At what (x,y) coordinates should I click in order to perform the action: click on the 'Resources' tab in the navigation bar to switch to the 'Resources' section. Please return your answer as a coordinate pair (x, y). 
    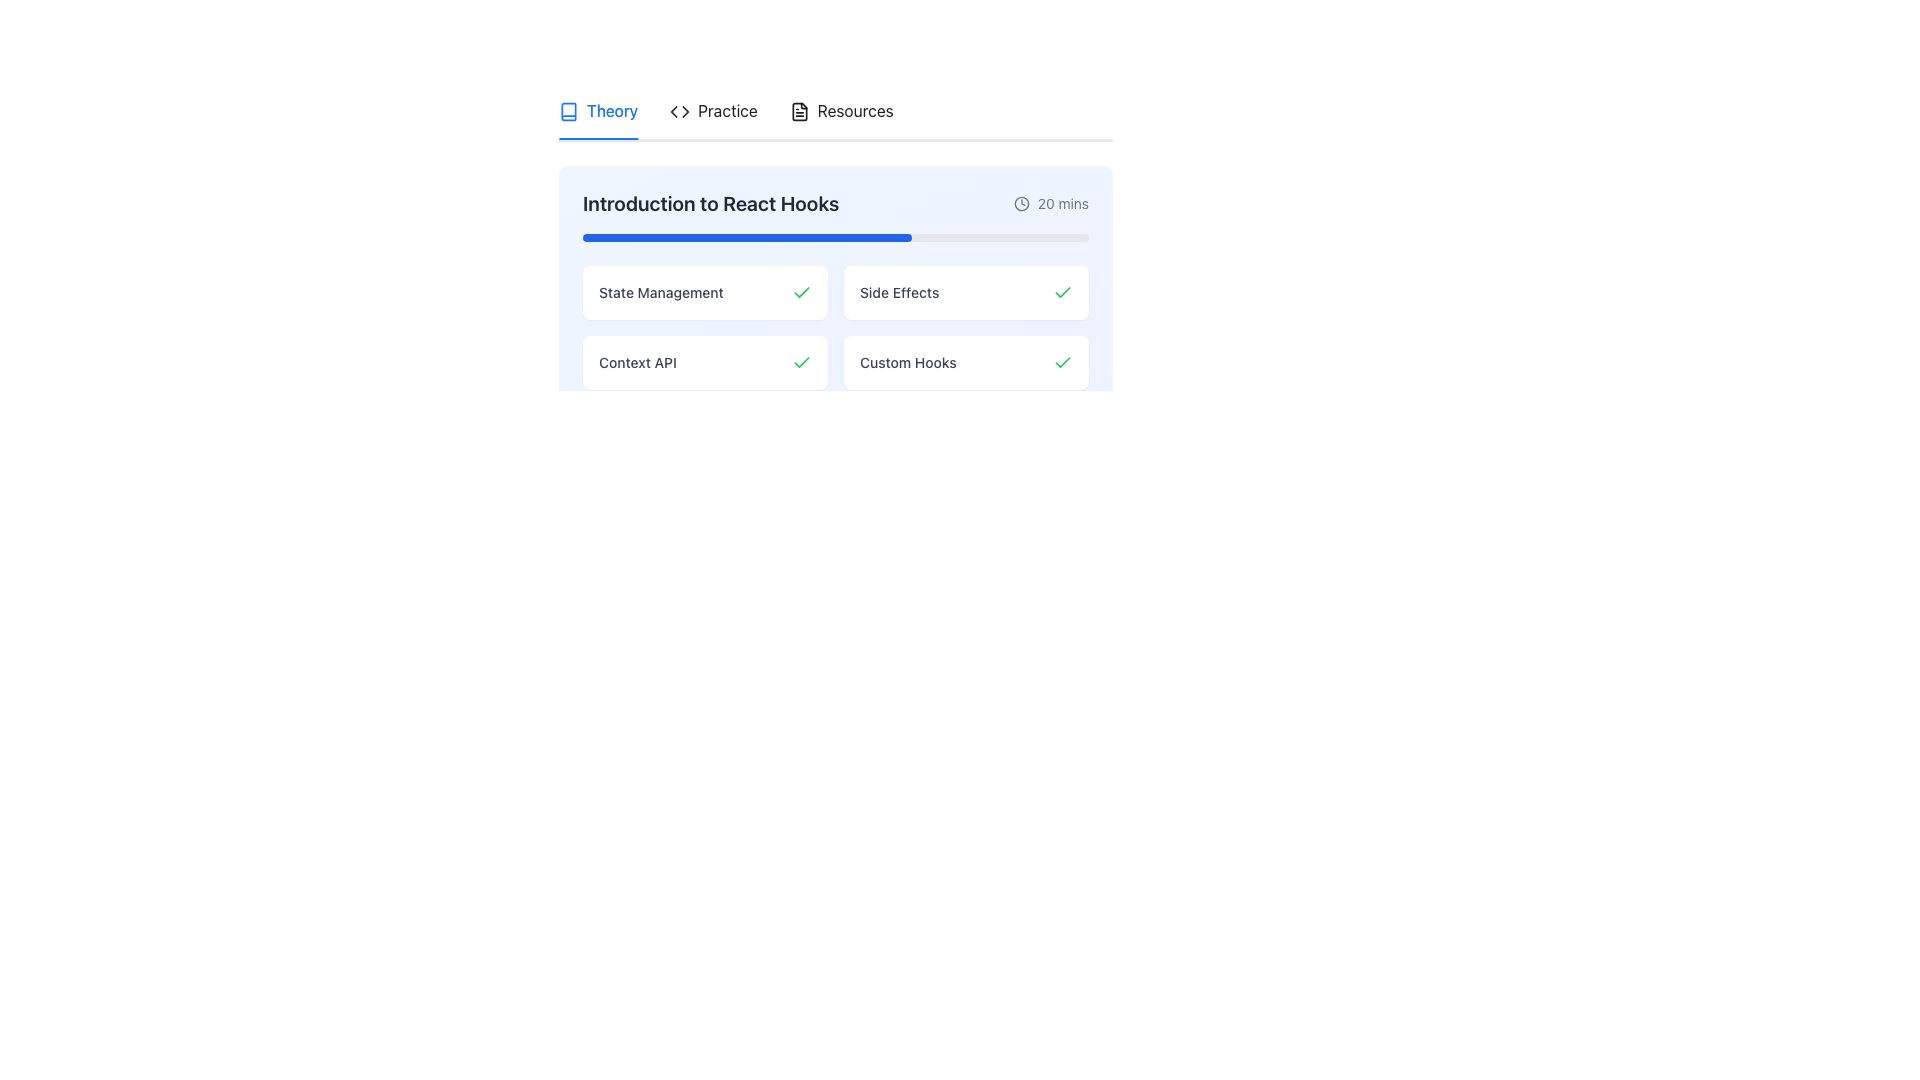
    Looking at the image, I should click on (841, 111).